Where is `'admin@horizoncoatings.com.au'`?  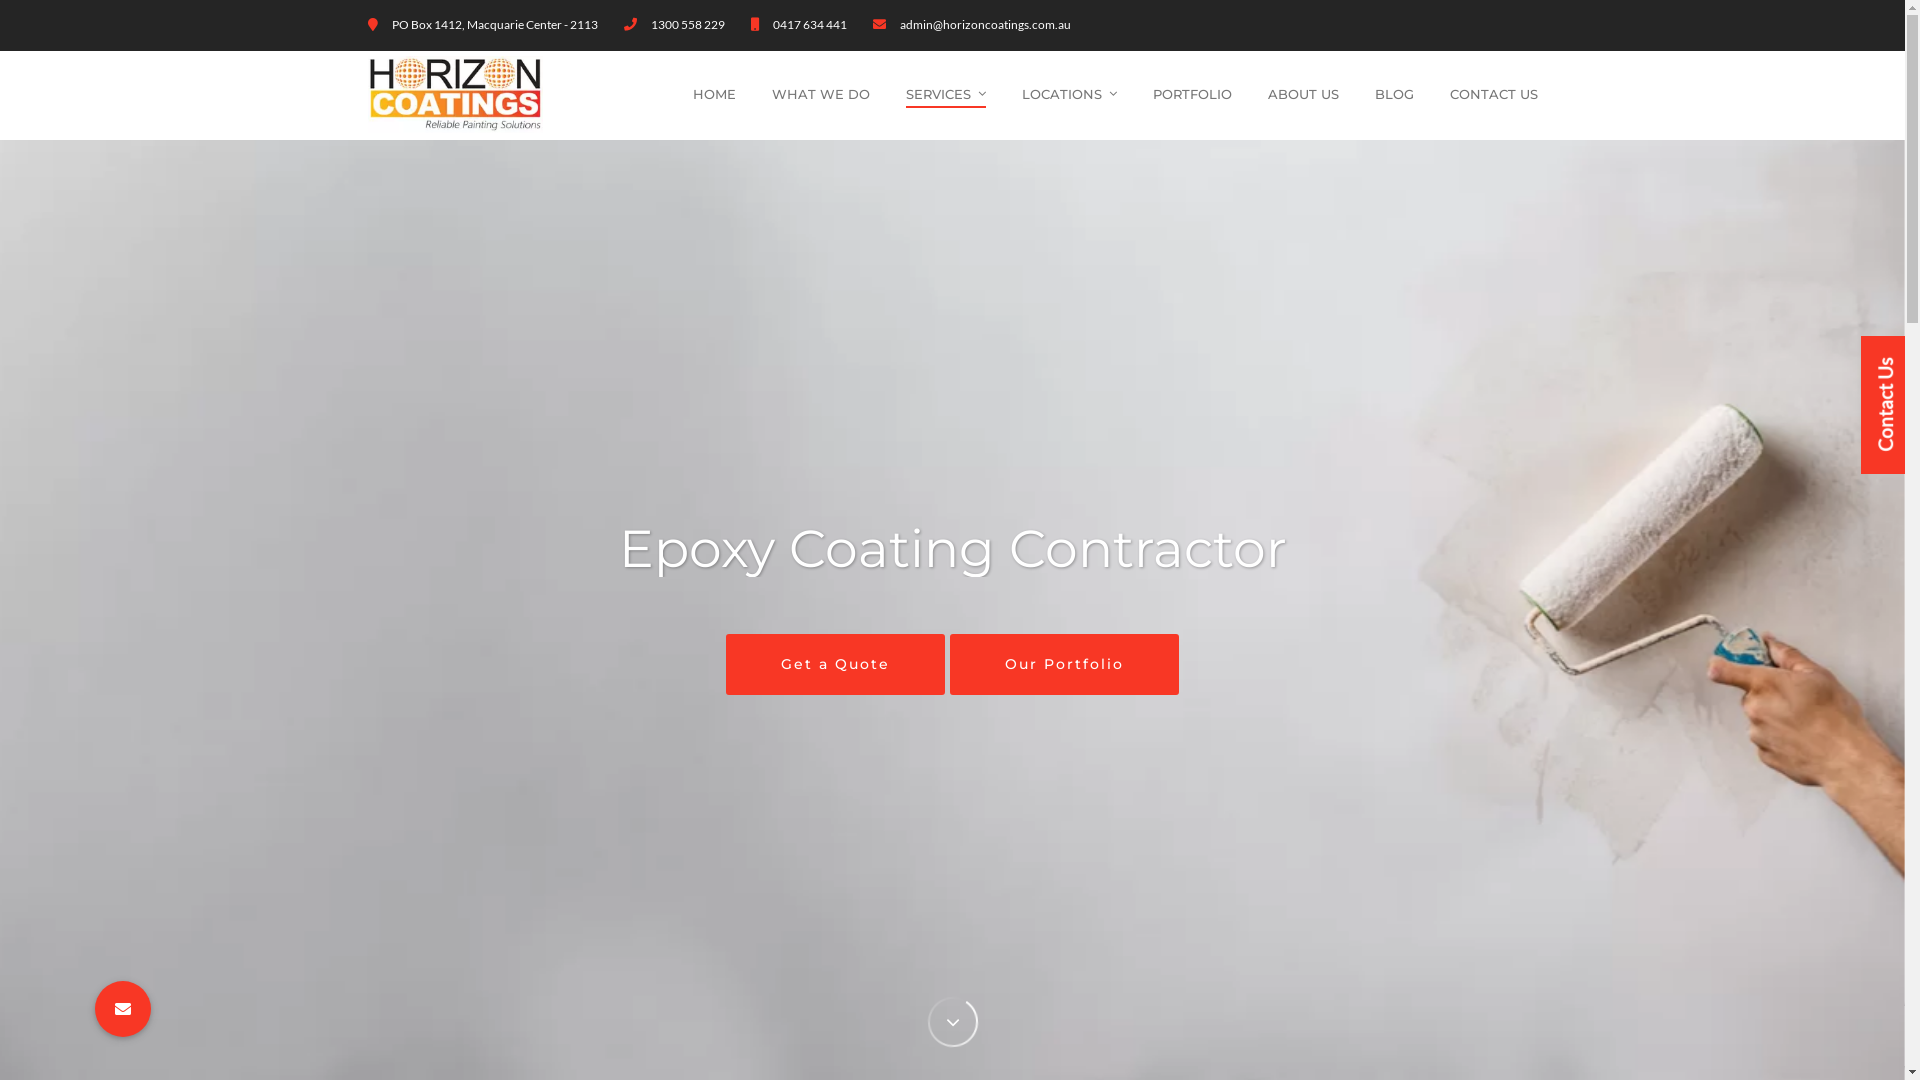 'admin@horizoncoatings.com.au' is located at coordinates (985, 24).